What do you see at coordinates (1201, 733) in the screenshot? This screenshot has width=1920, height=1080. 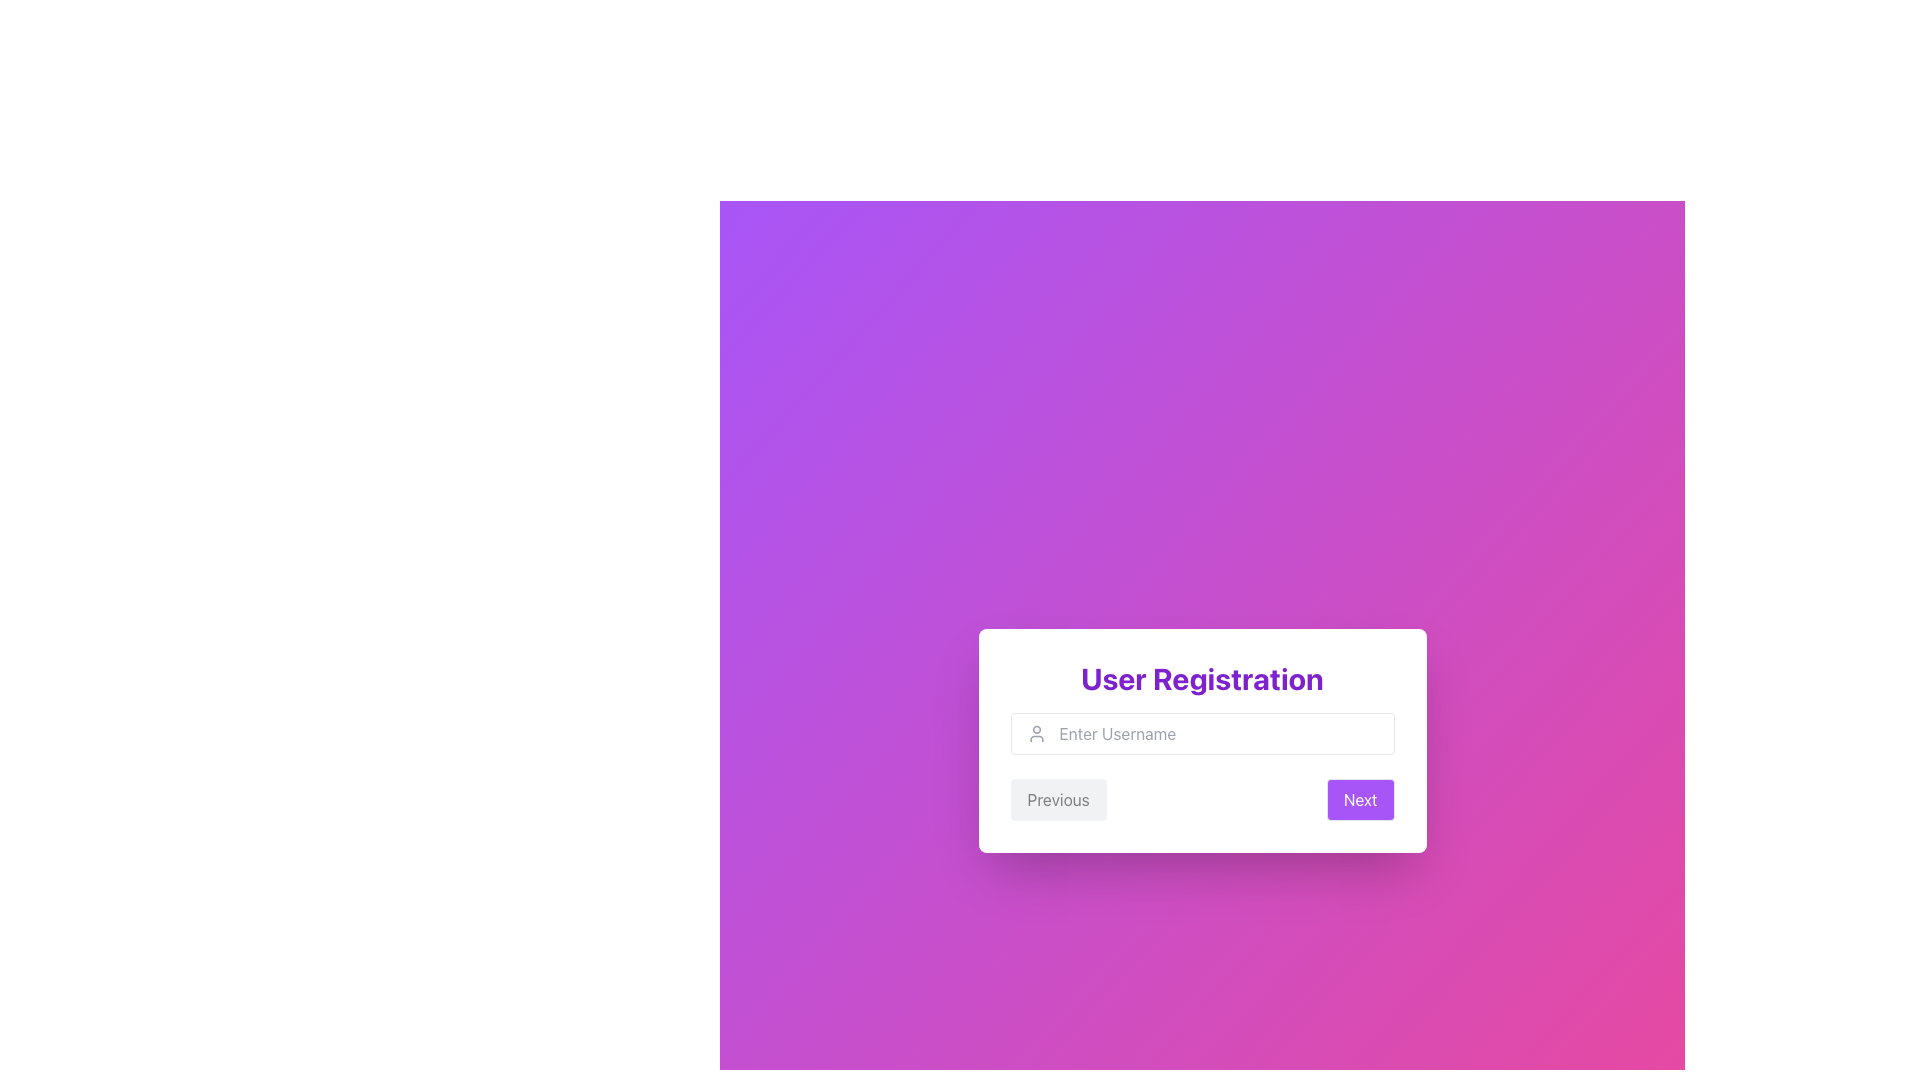 I see `the interactive user input field for entering the username located in the central white card titled 'User Registration', positioned directly beneath the title` at bounding box center [1201, 733].